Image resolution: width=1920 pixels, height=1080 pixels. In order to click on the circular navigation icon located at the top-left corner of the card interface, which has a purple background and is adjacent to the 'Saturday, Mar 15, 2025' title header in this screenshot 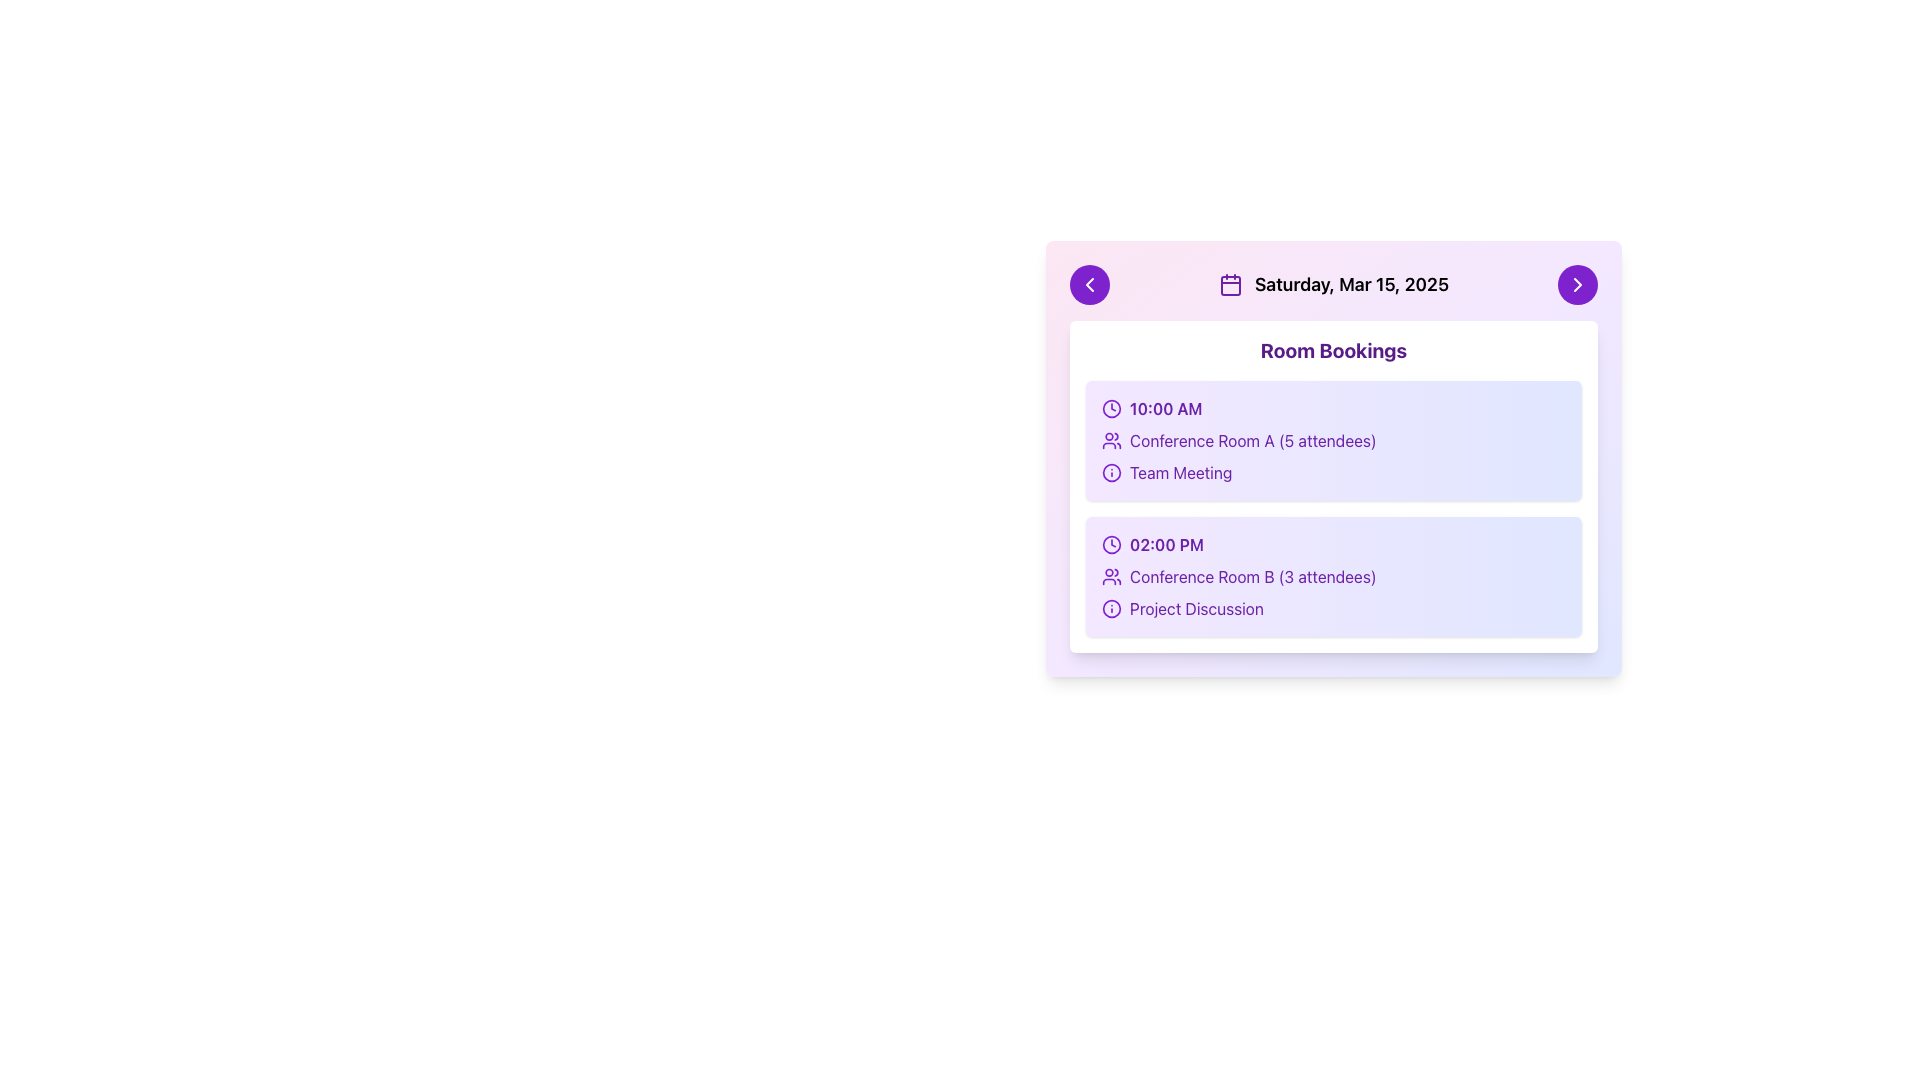, I will do `click(1088, 285)`.